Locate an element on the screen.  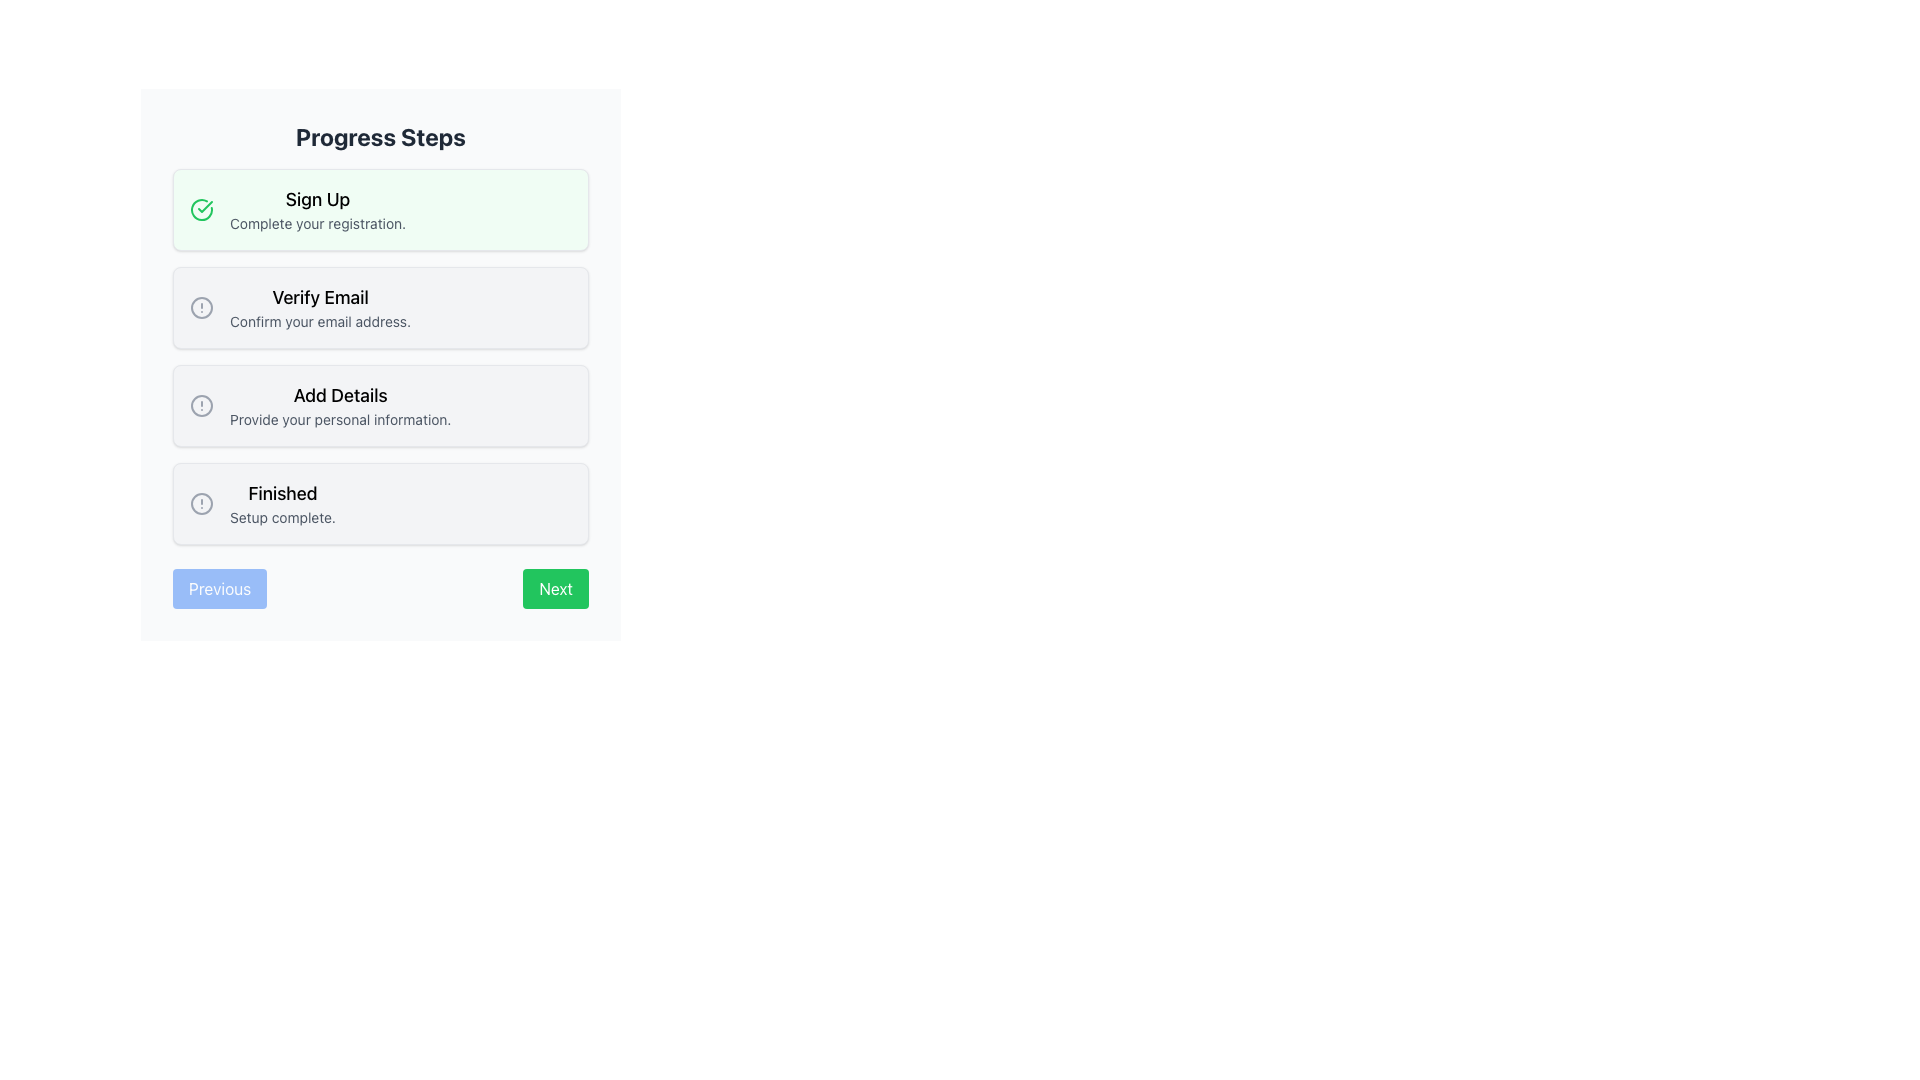
the 'Next' button on the navigation bar located at the bottom of the progress interface to advance one step is located at coordinates (380, 588).